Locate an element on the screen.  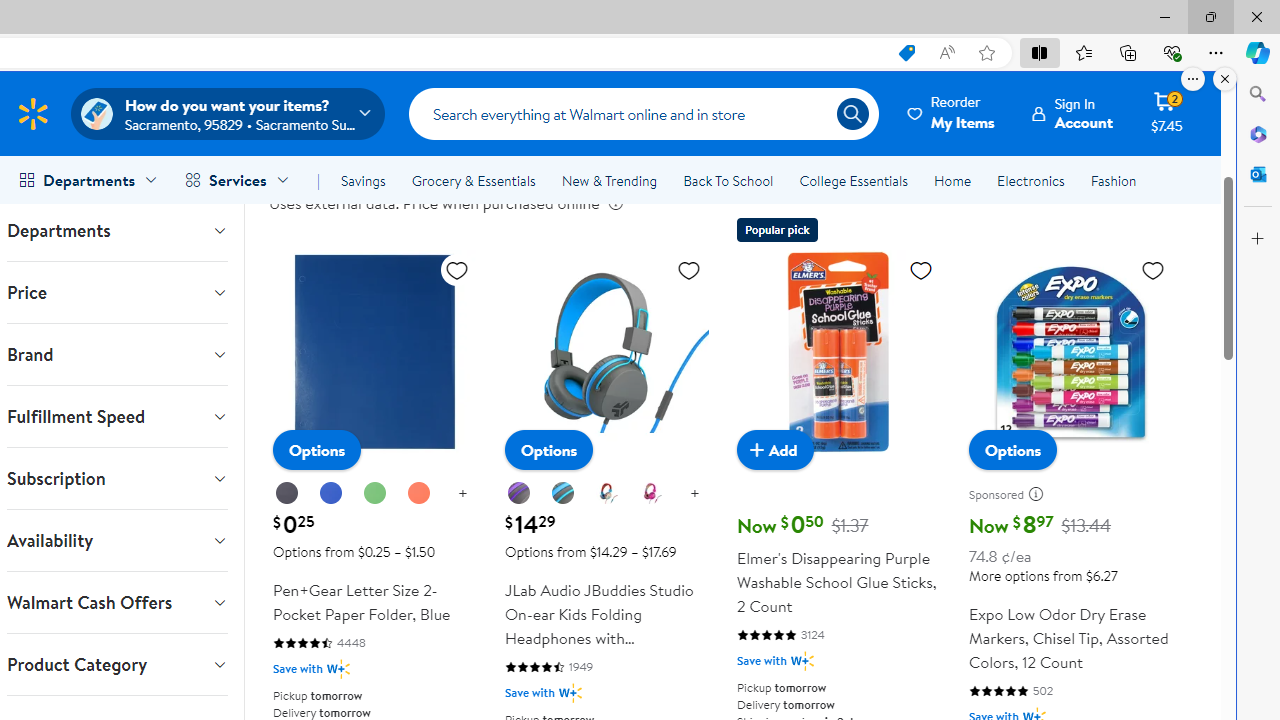
'Ad disclaimer and feedback' is located at coordinates (1040, 494).